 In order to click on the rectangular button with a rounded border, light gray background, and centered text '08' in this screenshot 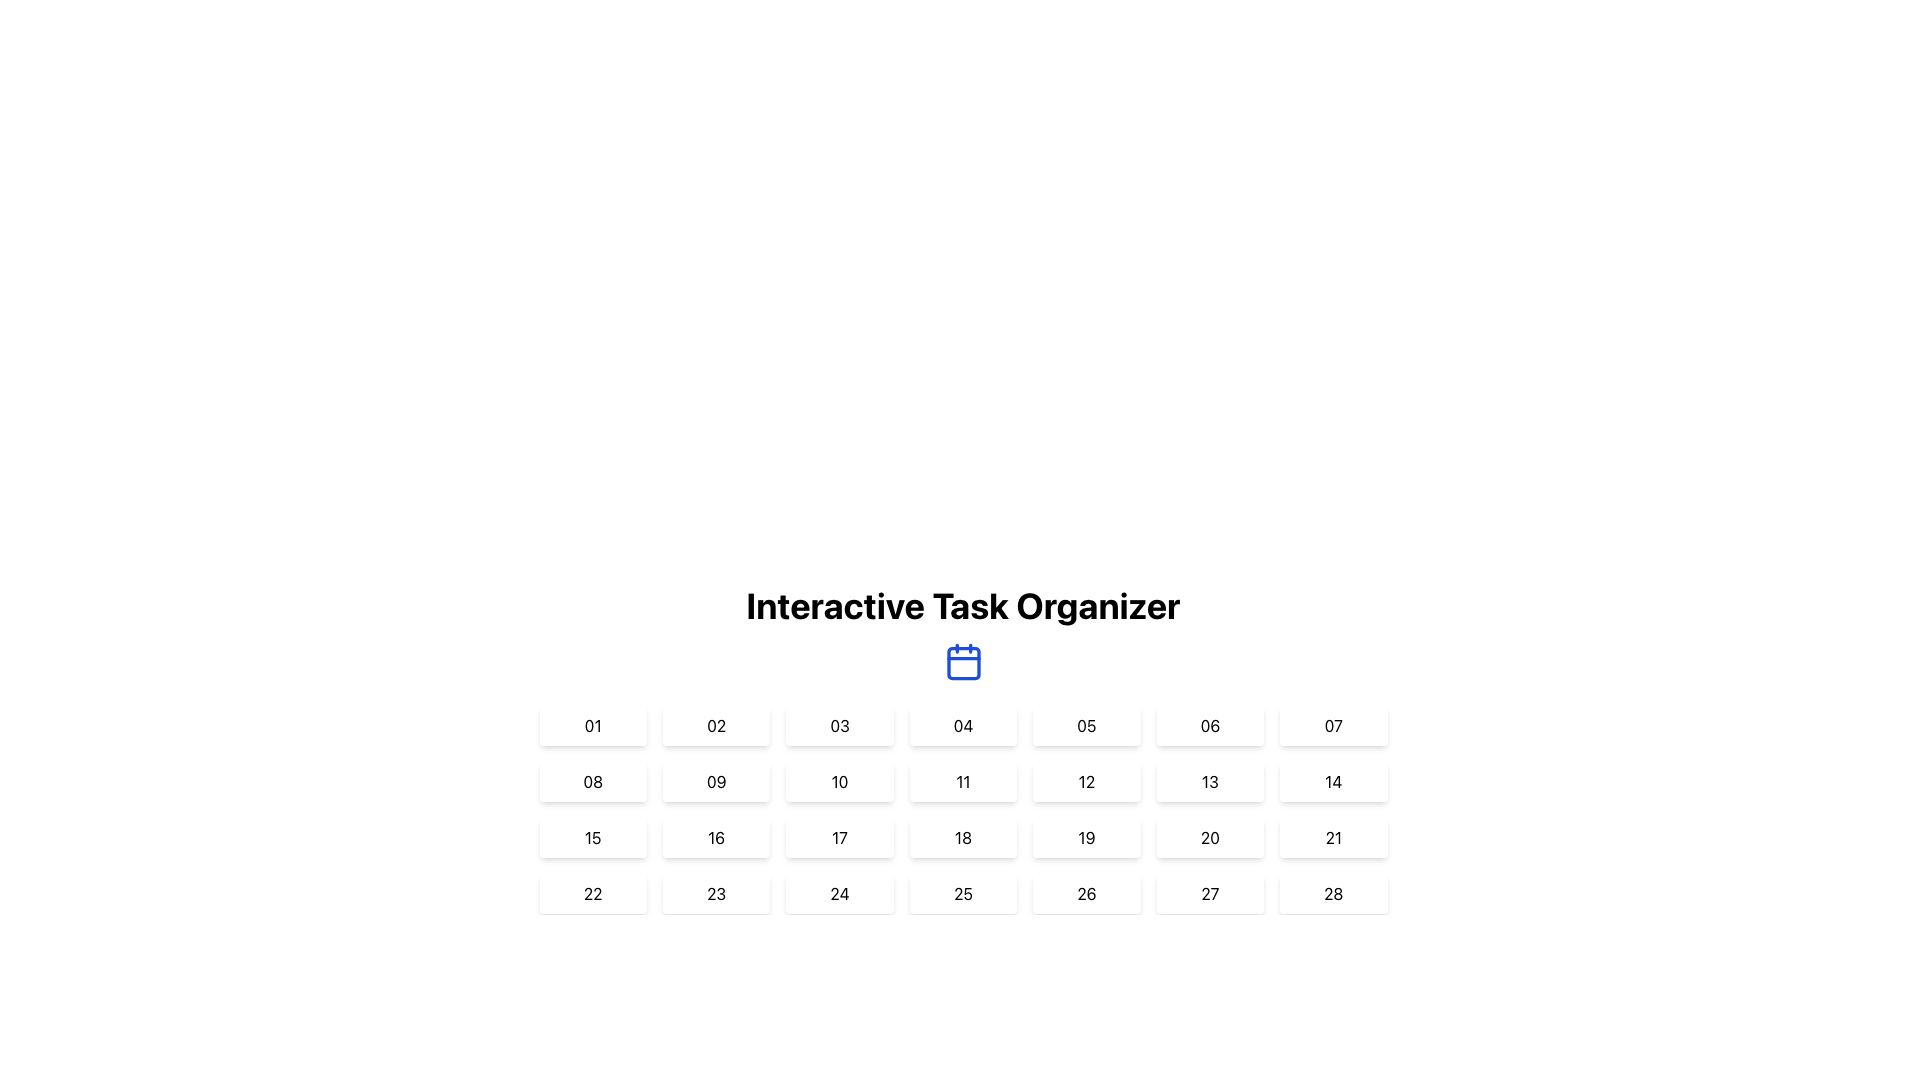, I will do `click(592, 781)`.